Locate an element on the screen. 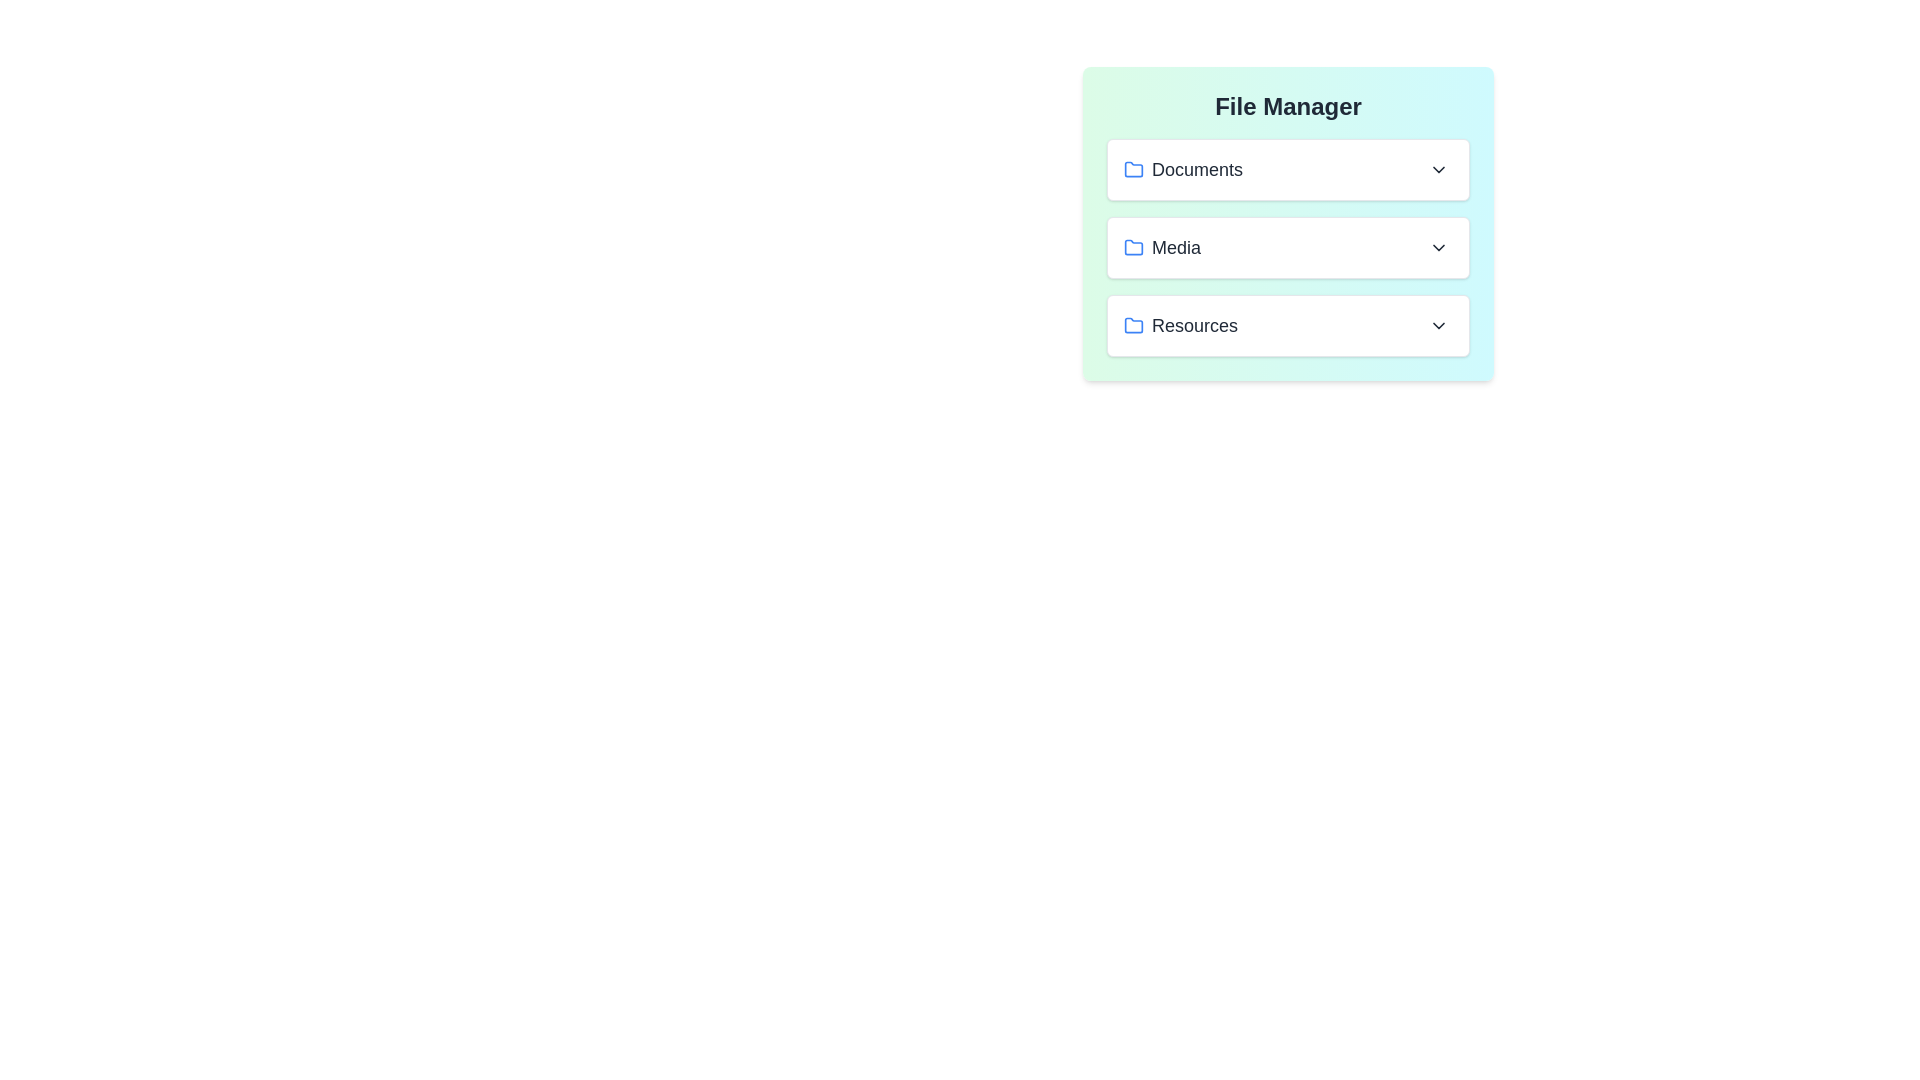 This screenshot has height=1080, width=1920. the file VacationPhoto.jpg from the folder Media is located at coordinates (1288, 246).